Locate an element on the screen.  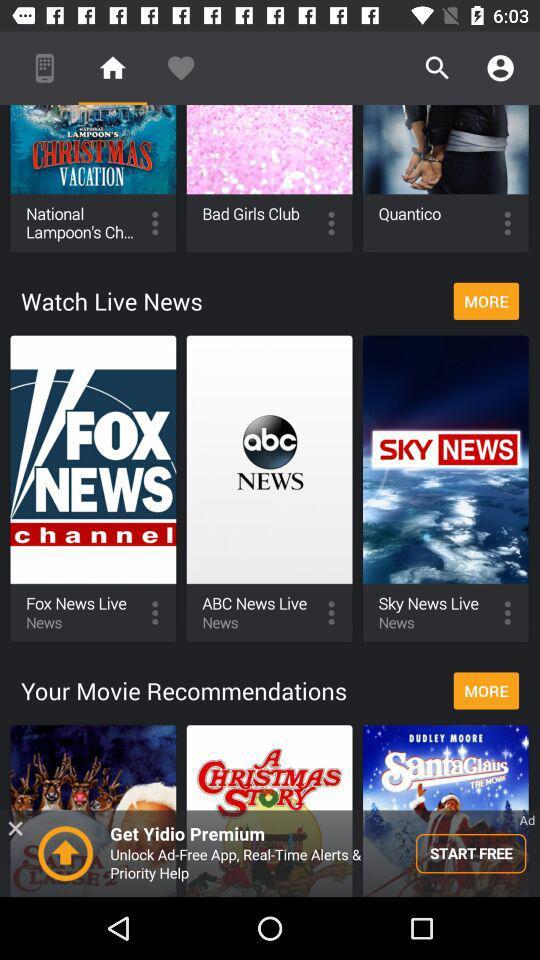
fox news live is located at coordinates (92, 488).